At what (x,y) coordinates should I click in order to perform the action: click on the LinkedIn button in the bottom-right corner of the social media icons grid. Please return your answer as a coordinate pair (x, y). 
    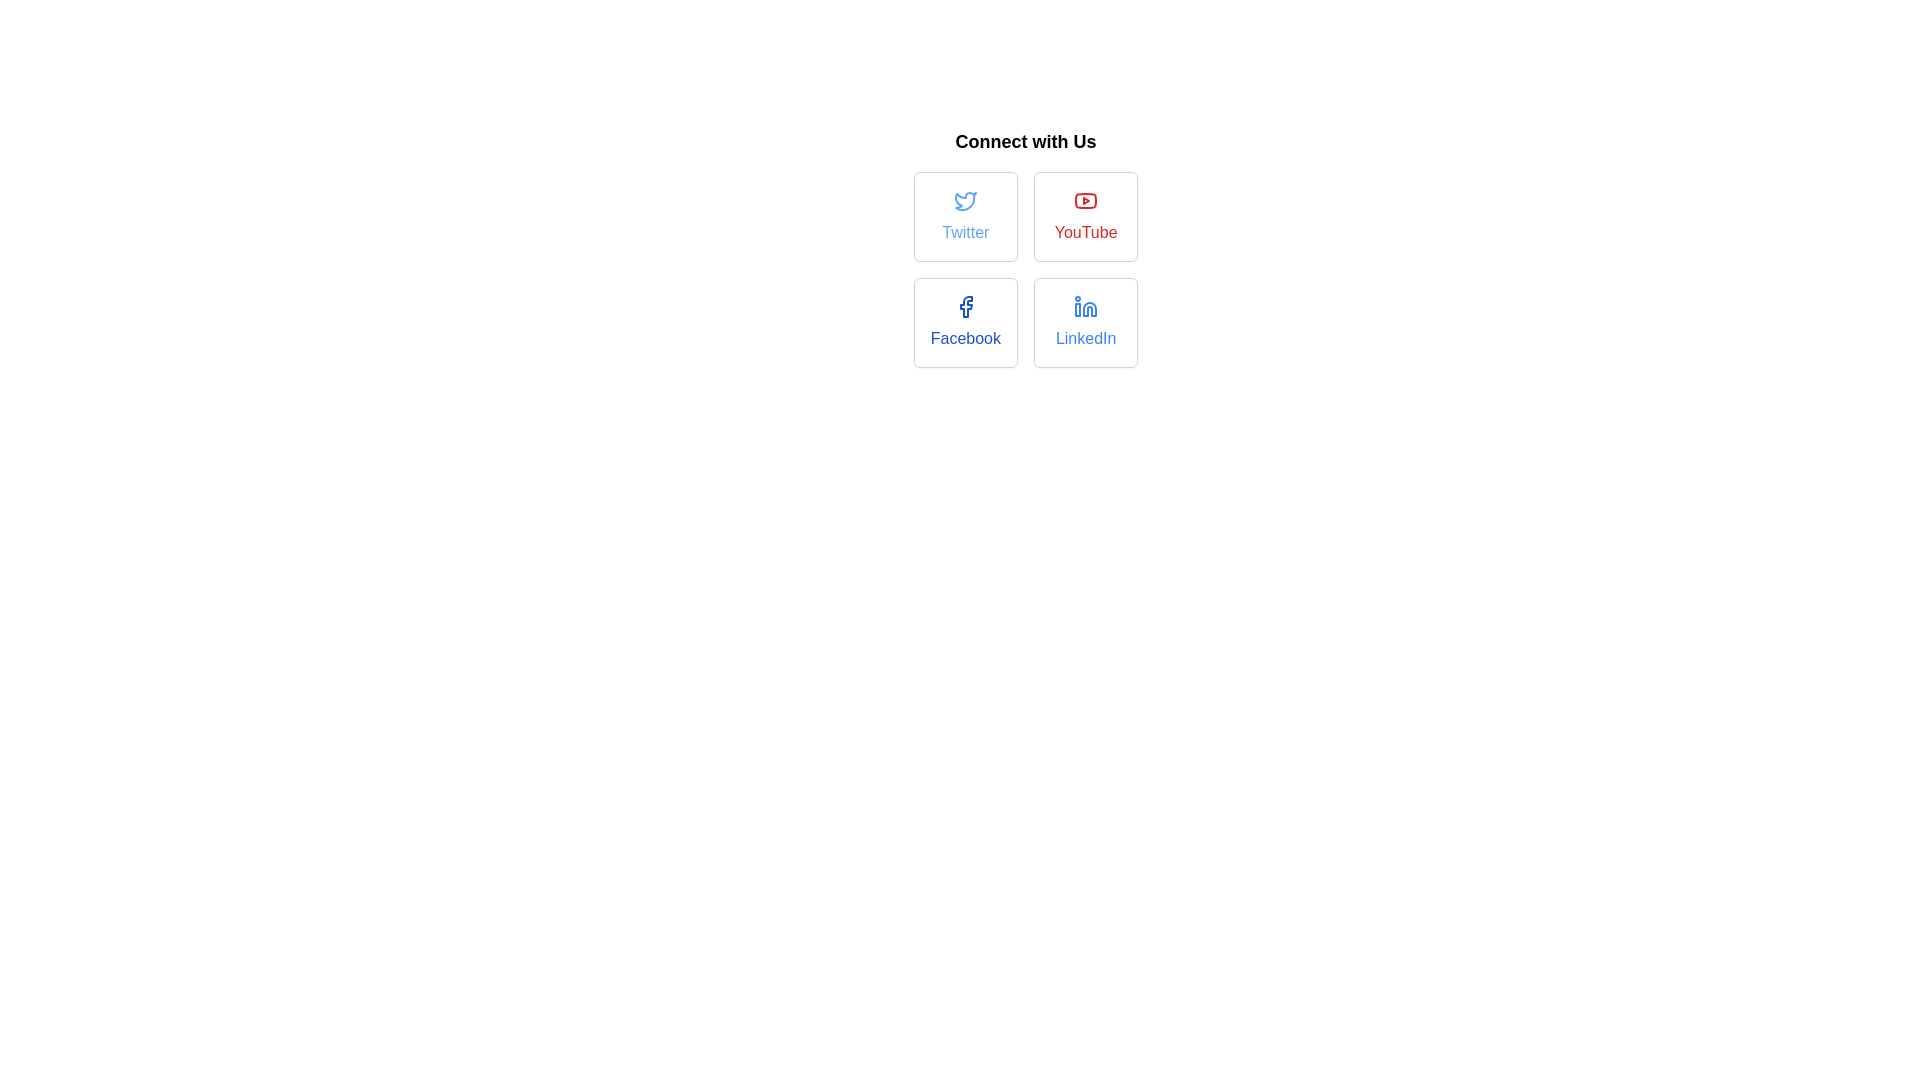
    Looking at the image, I should click on (1085, 322).